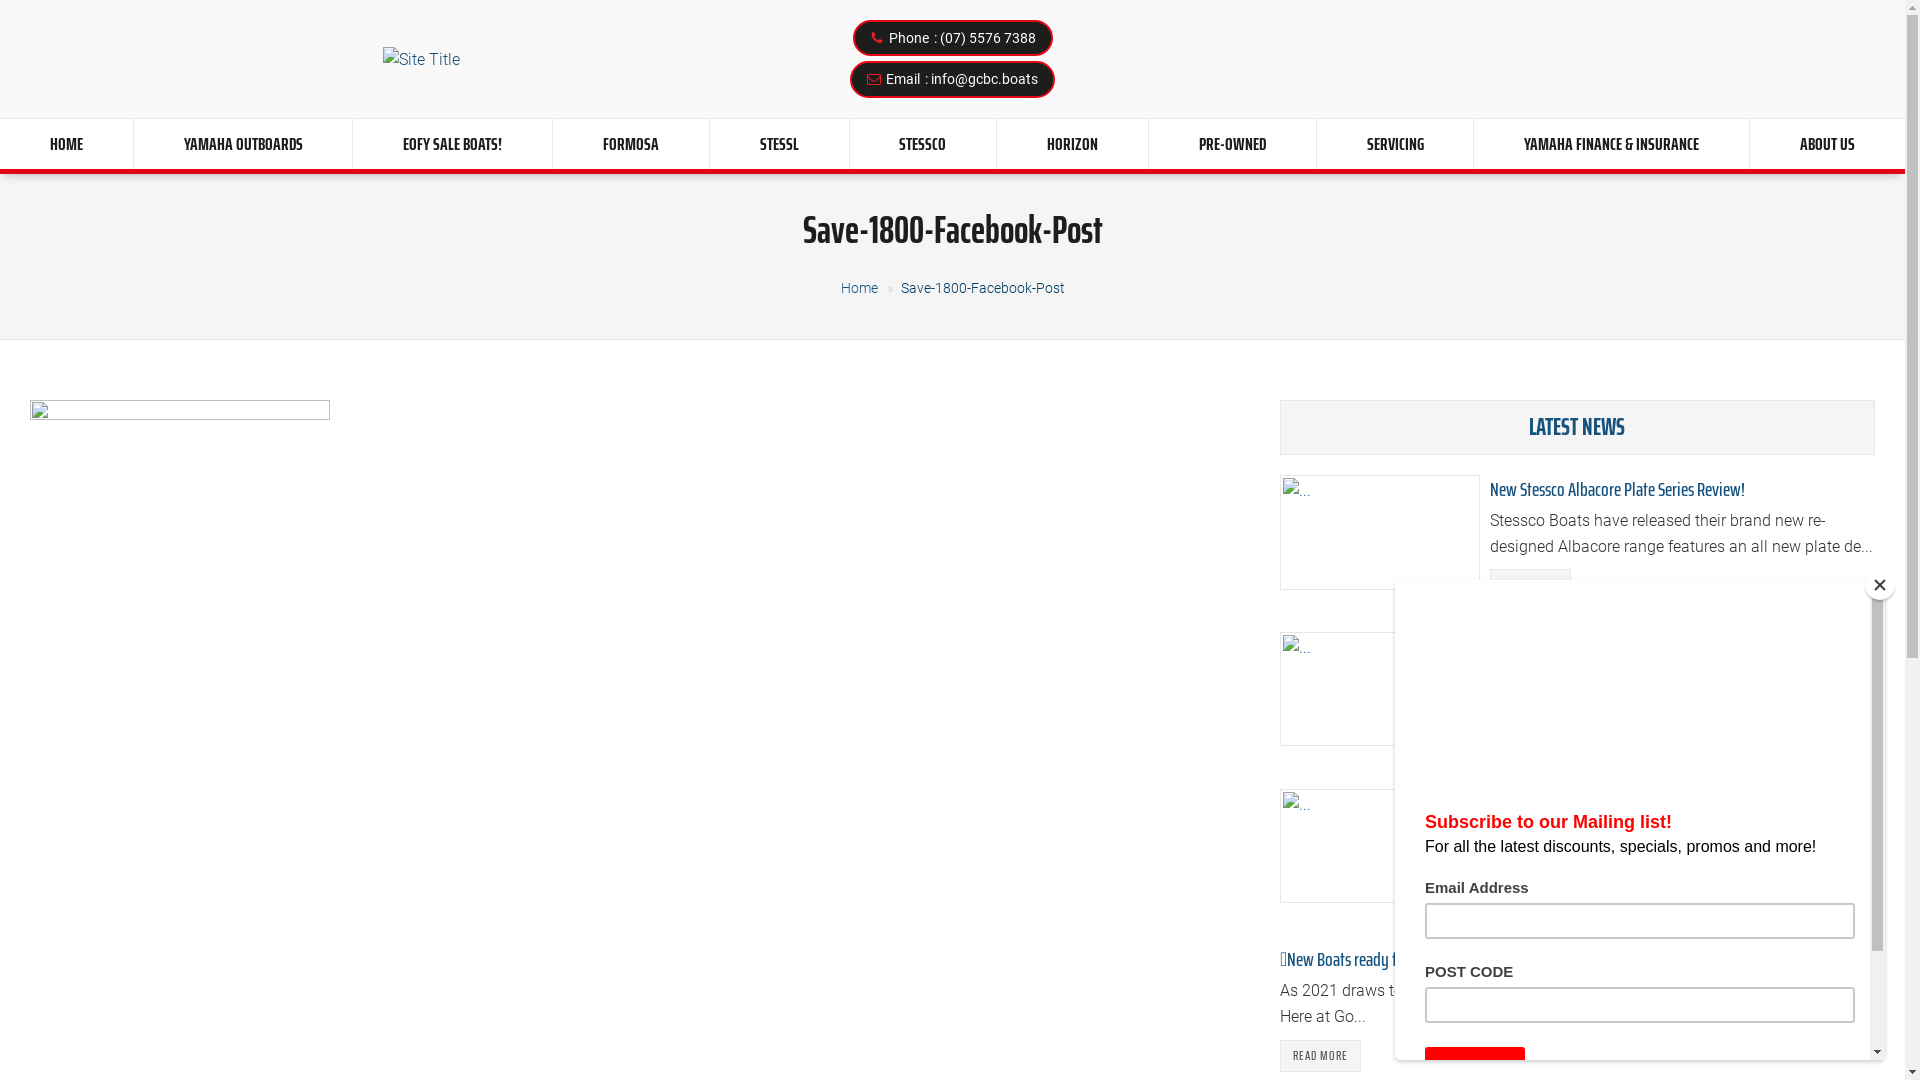  I want to click on 'YAMAHA FINANCE & INSURANCE', so click(1611, 142).